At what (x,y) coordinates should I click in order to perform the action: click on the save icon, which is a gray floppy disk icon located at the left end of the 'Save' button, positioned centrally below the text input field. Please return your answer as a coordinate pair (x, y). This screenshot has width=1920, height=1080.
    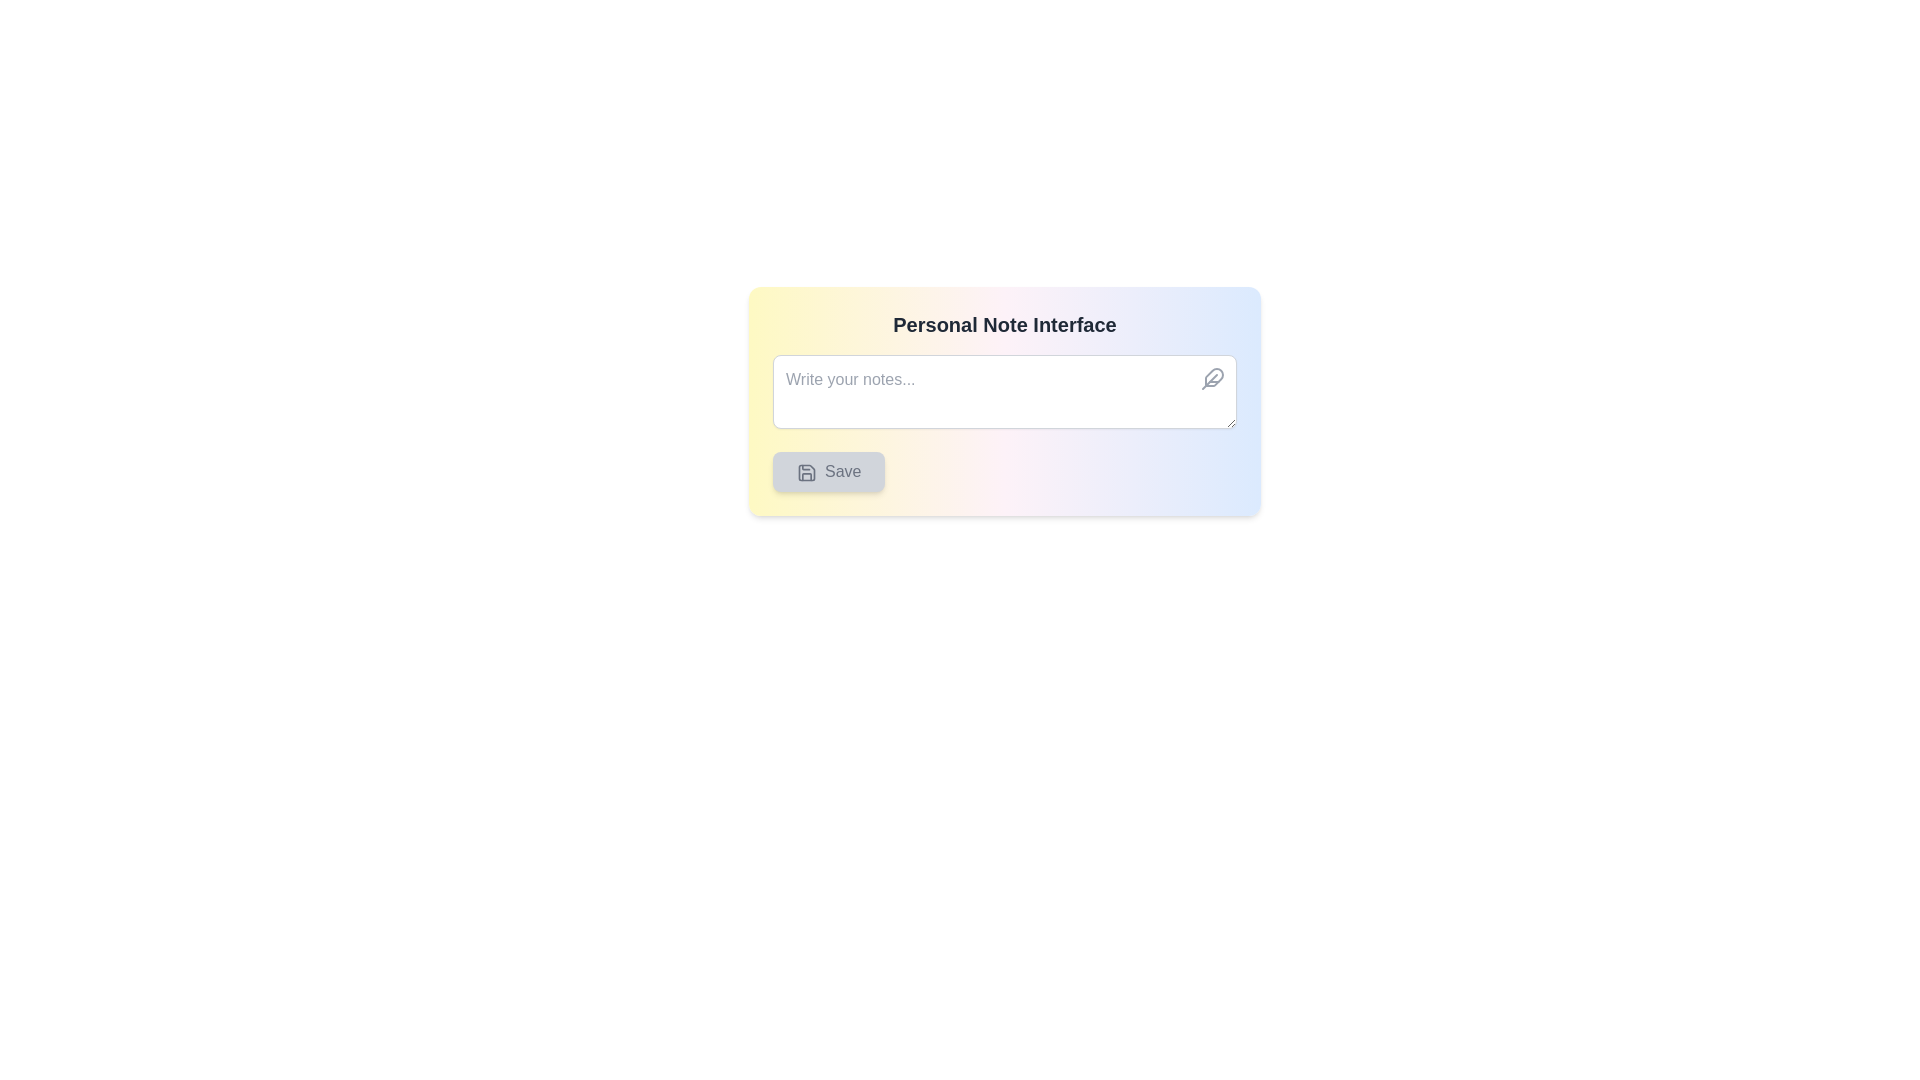
    Looking at the image, I should click on (806, 471).